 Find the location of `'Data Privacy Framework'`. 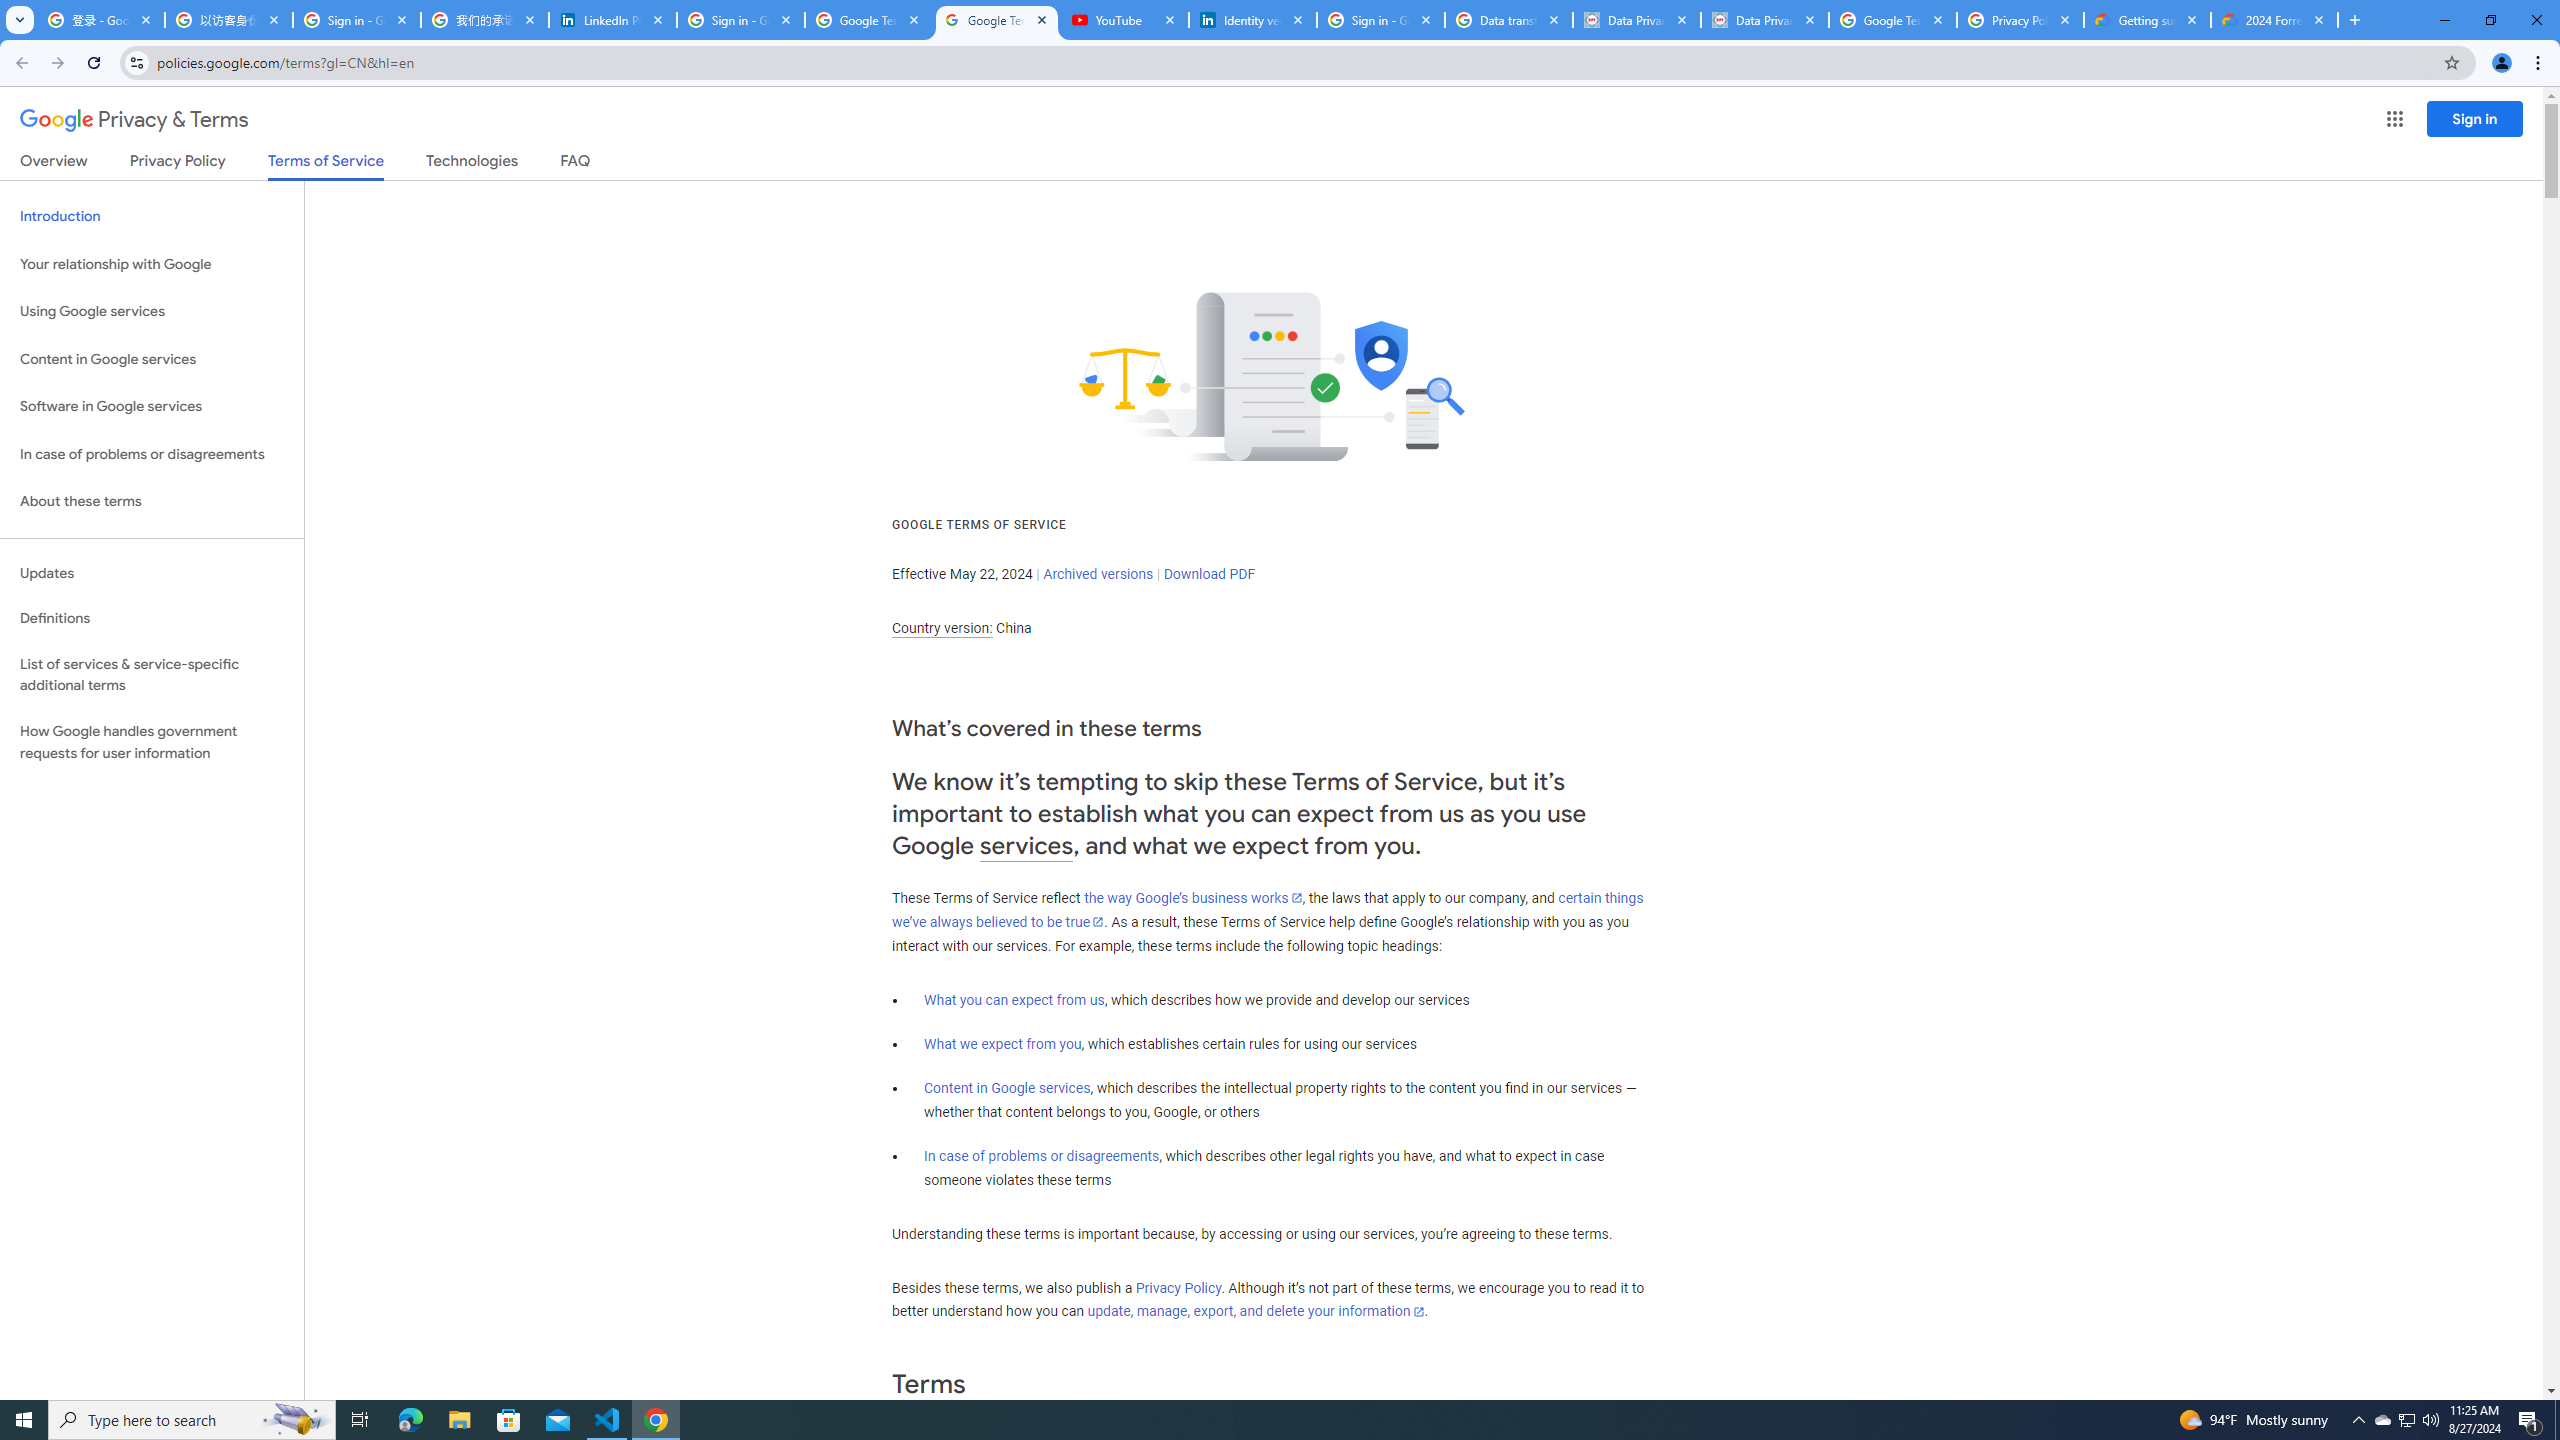

'Data Privacy Framework' is located at coordinates (1765, 19).